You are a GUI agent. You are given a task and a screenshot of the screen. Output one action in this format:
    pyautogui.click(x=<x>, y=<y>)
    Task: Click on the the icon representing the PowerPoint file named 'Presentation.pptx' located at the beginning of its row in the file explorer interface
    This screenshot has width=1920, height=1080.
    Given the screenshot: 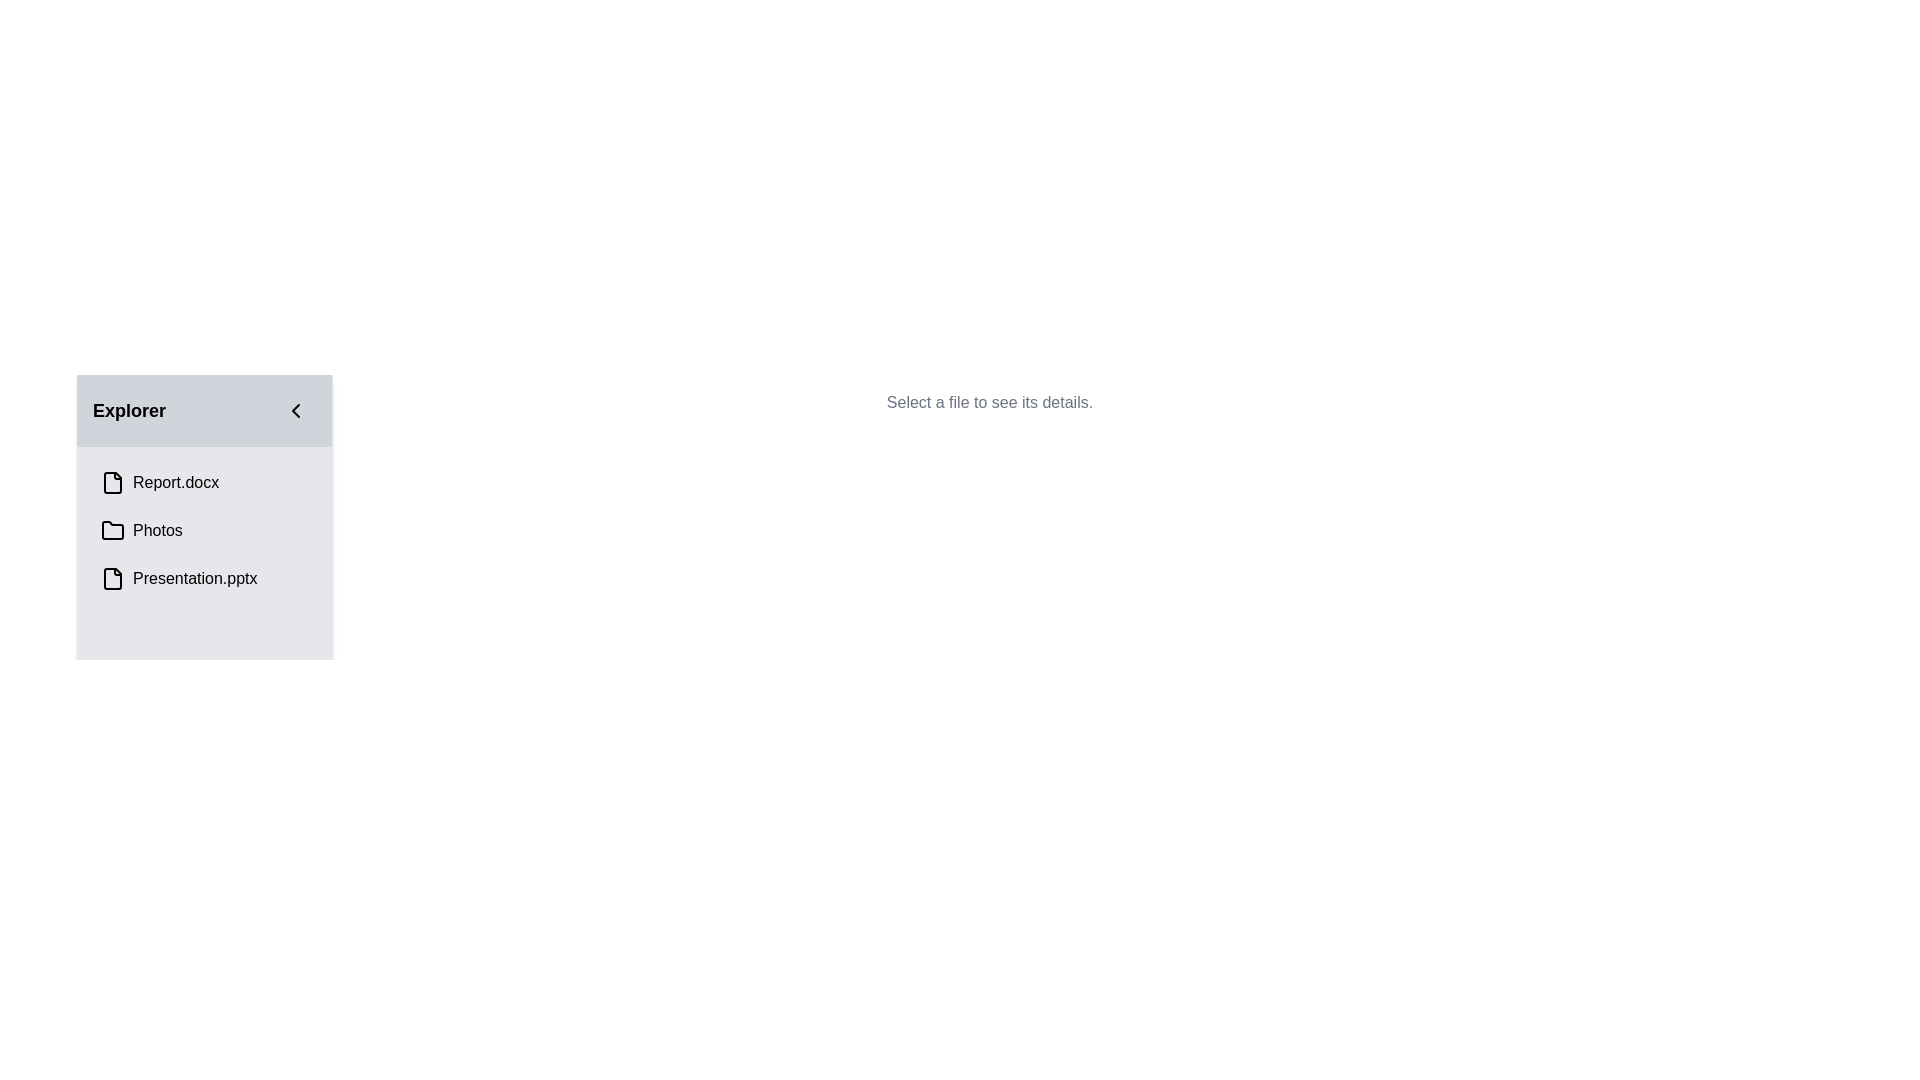 What is the action you would take?
    pyautogui.click(x=112, y=578)
    